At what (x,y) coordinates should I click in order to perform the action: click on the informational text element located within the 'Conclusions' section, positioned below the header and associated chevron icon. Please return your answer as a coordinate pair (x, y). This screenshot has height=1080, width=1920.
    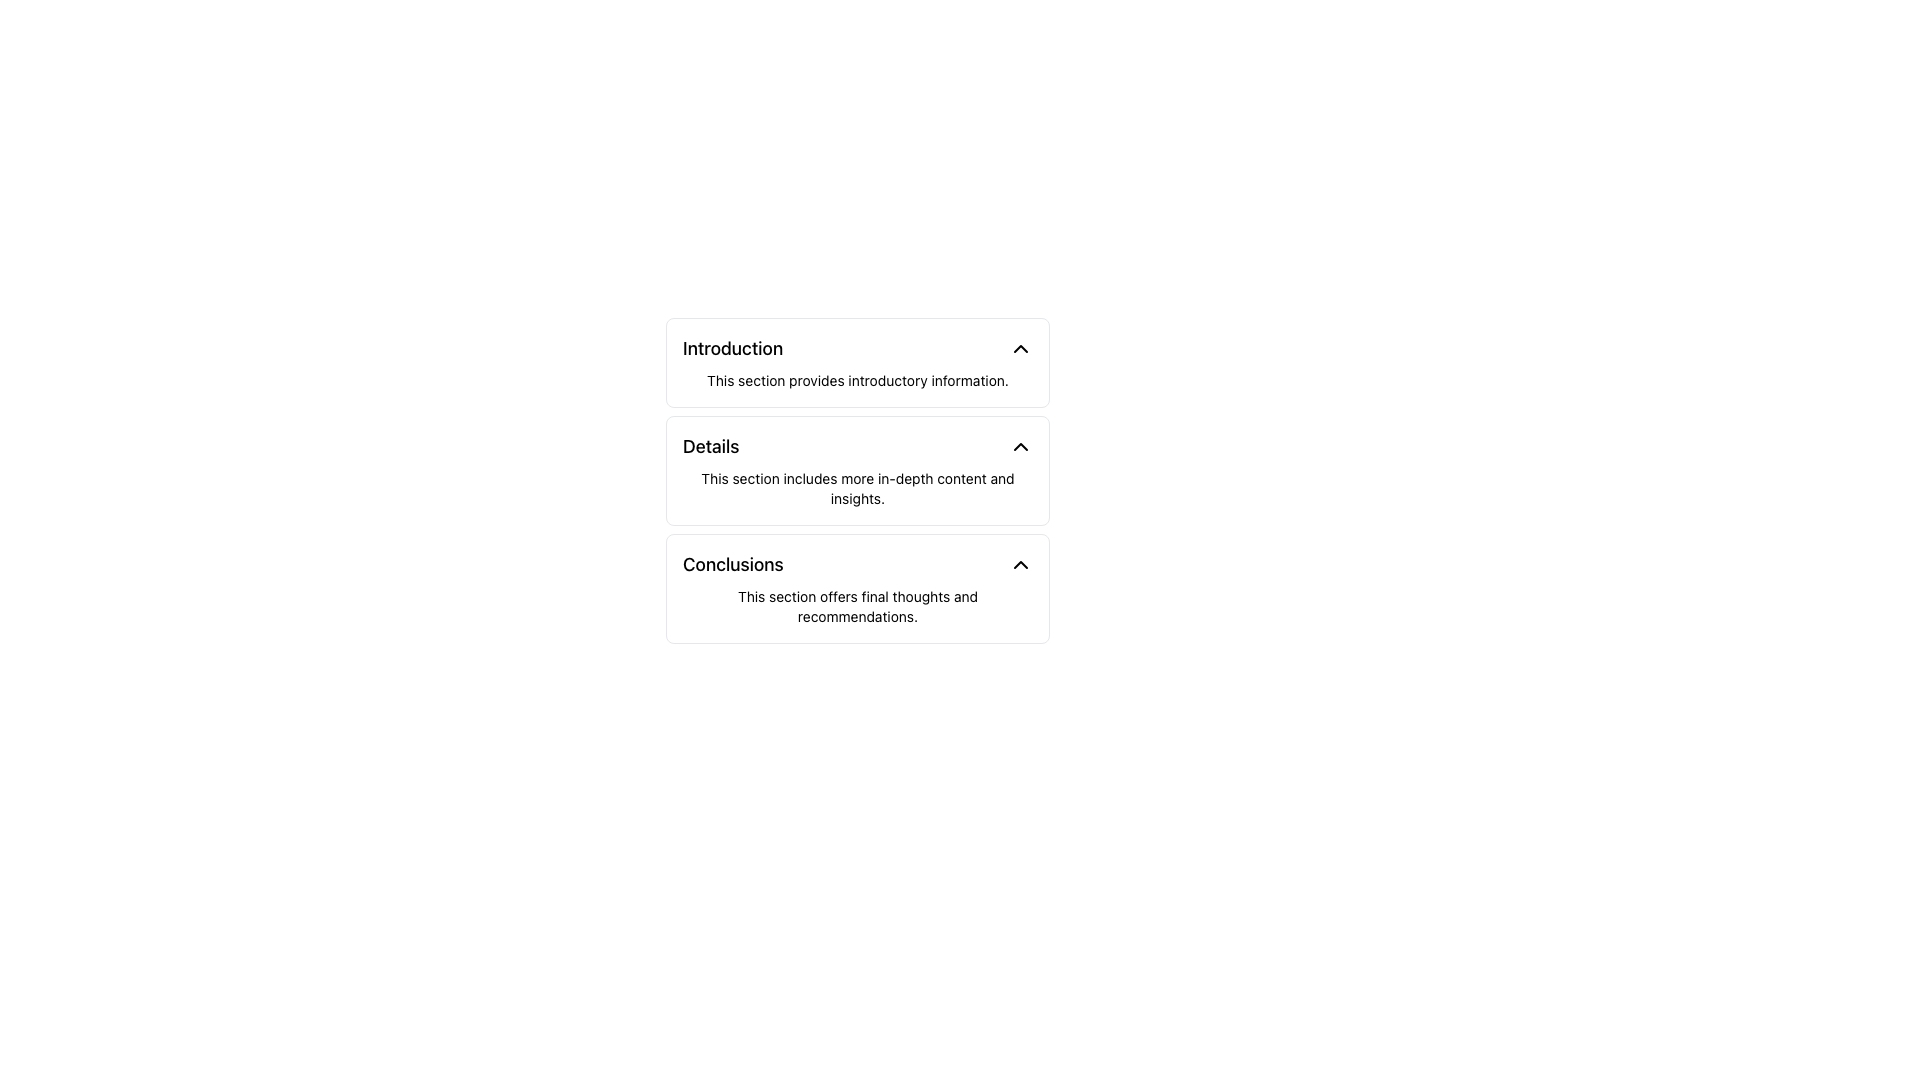
    Looking at the image, I should click on (858, 605).